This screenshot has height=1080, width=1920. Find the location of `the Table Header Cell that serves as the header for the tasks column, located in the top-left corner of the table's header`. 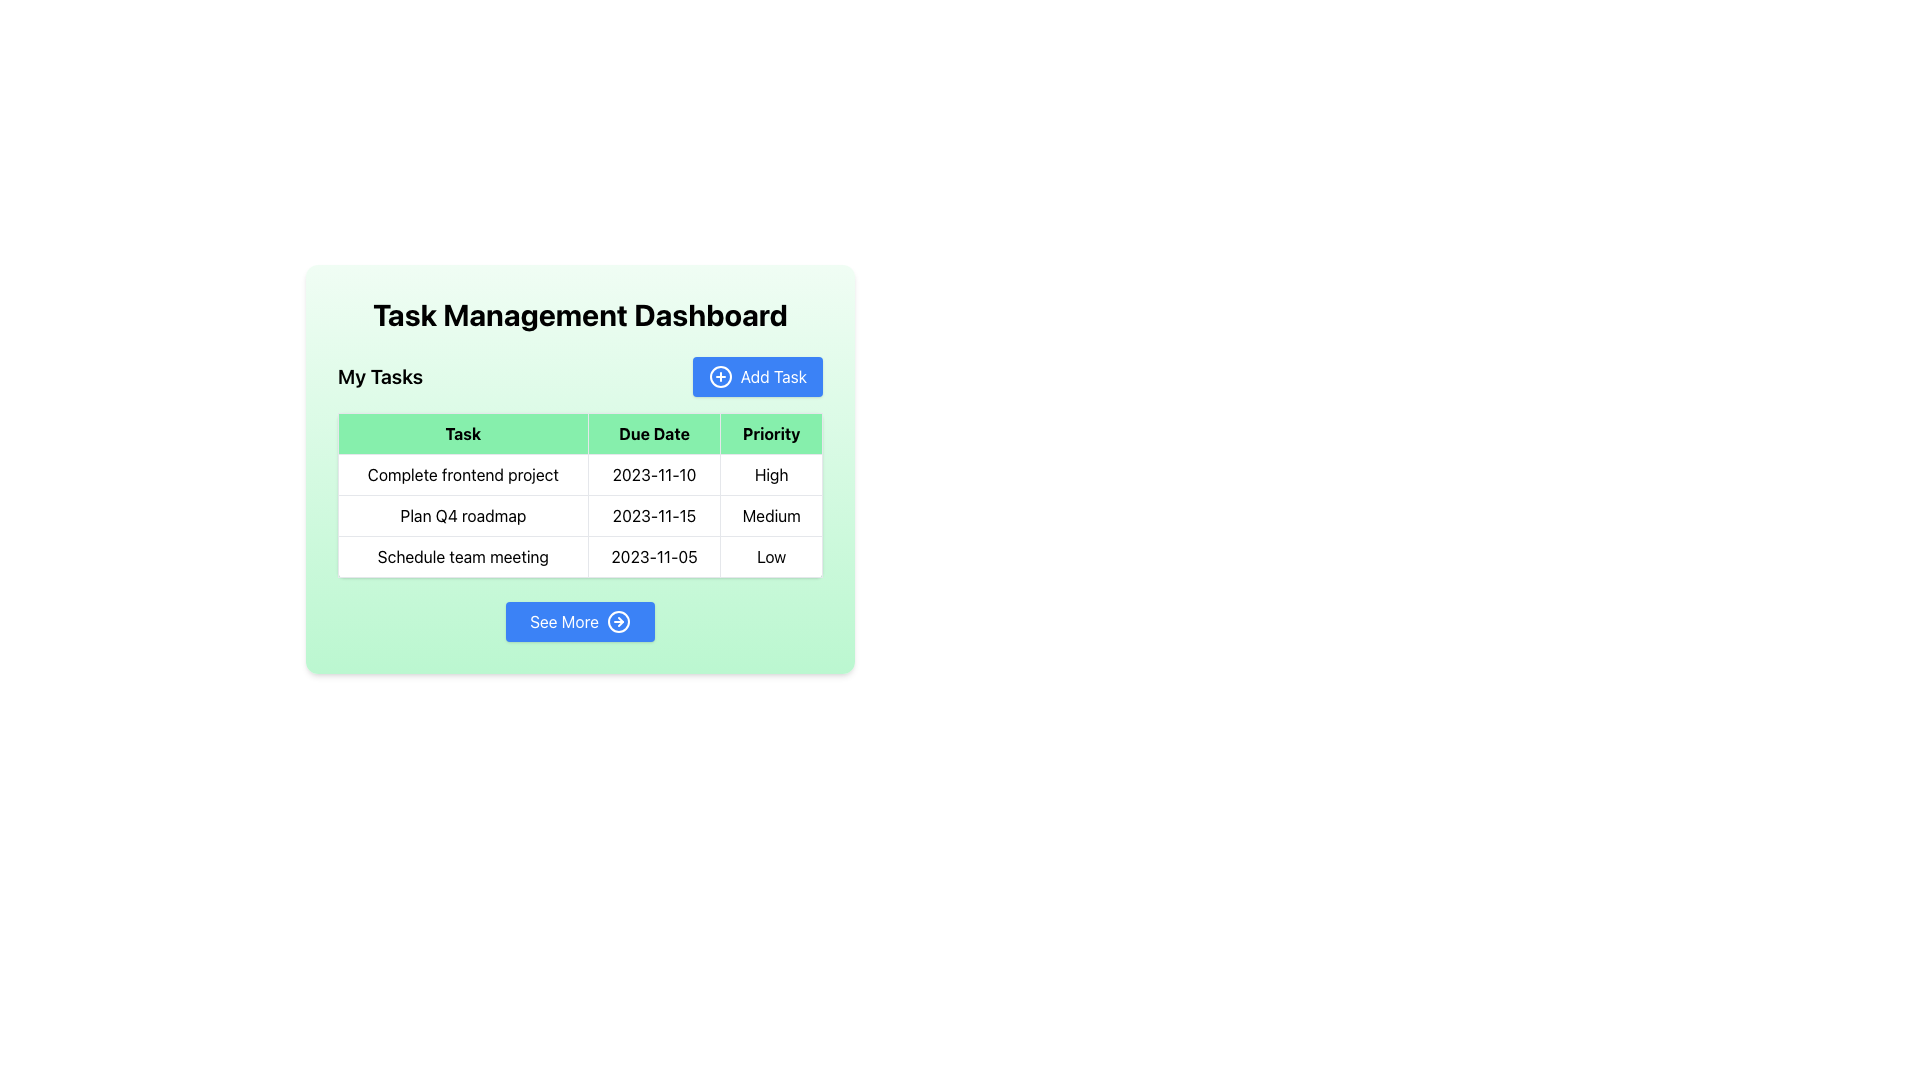

the Table Header Cell that serves as the header for the tasks column, located in the top-left corner of the table's header is located at coordinates (462, 433).